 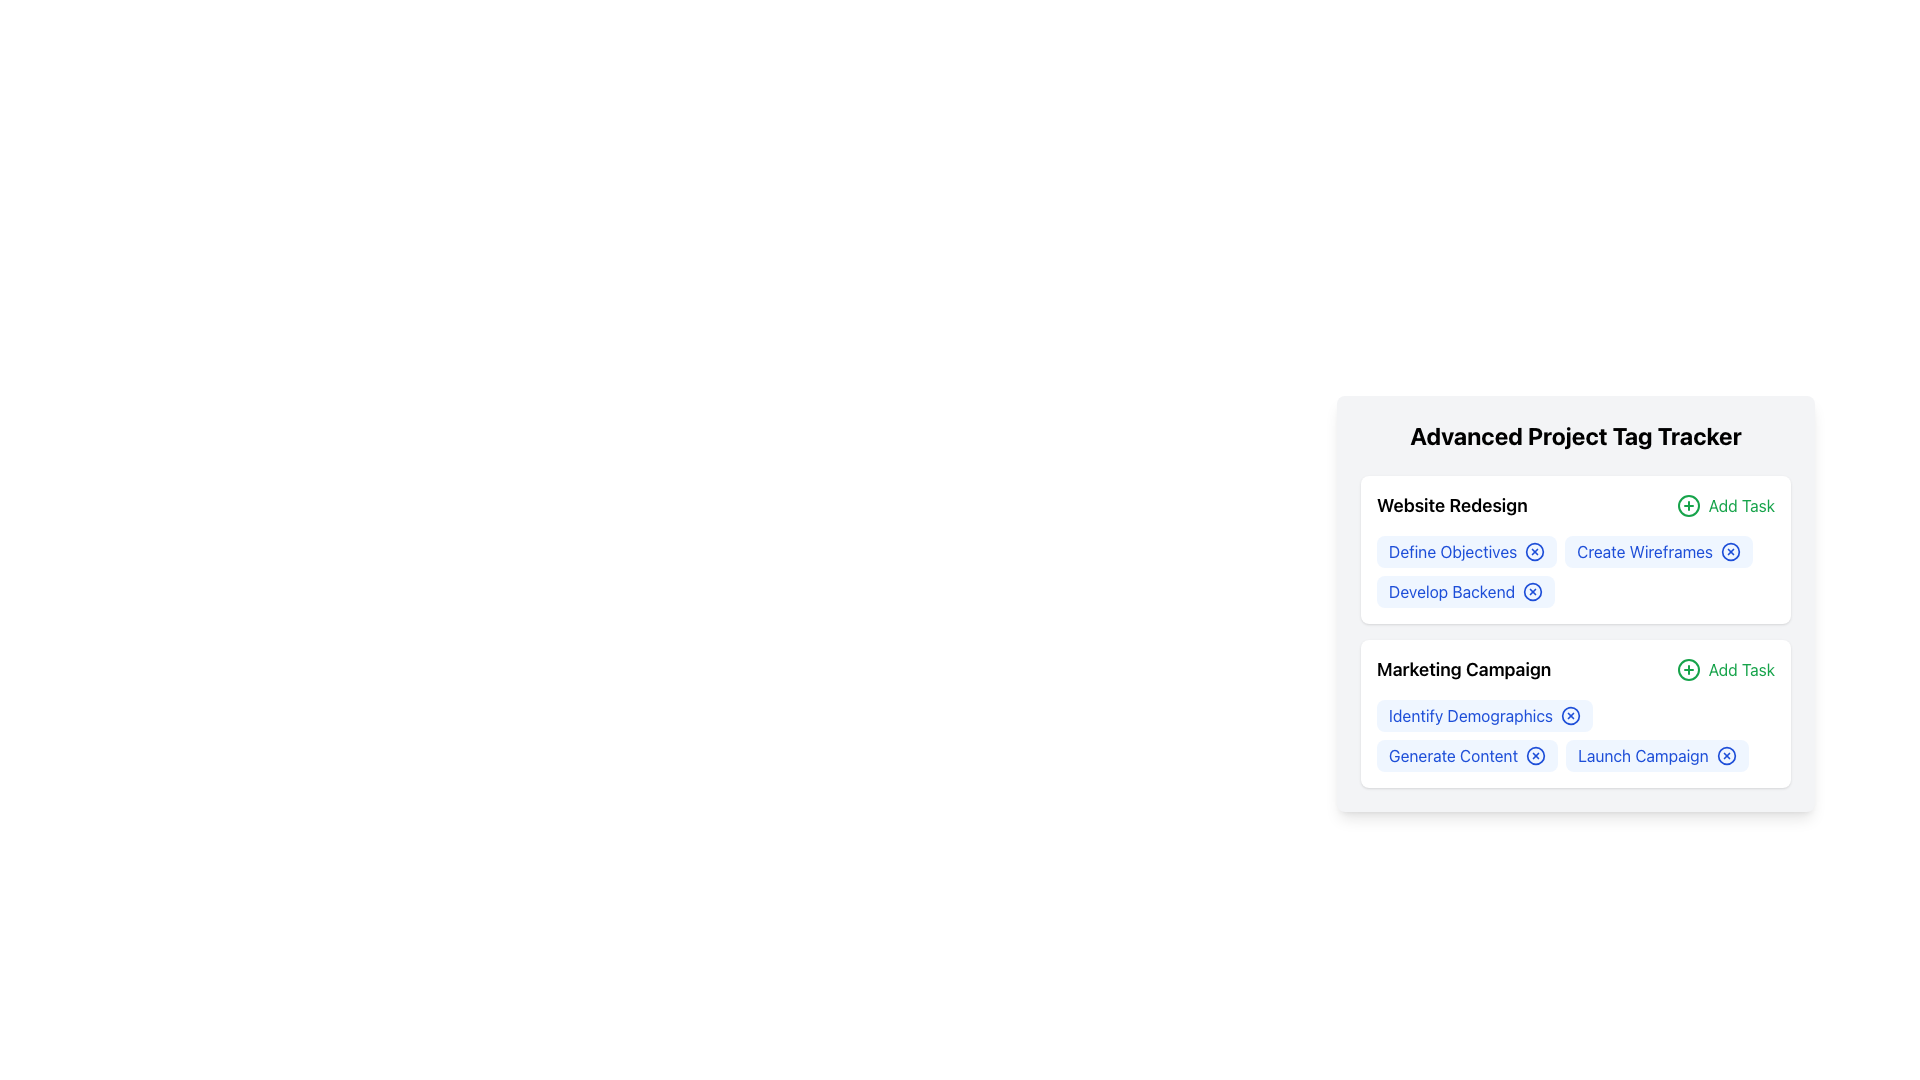 What do you see at coordinates (1724, 504) in the screenshot?
I see `the button used to add a new task to the 'Website Redesign' project, located to the right of the title within the task categorization layout` at bounding box center [1724, 504].